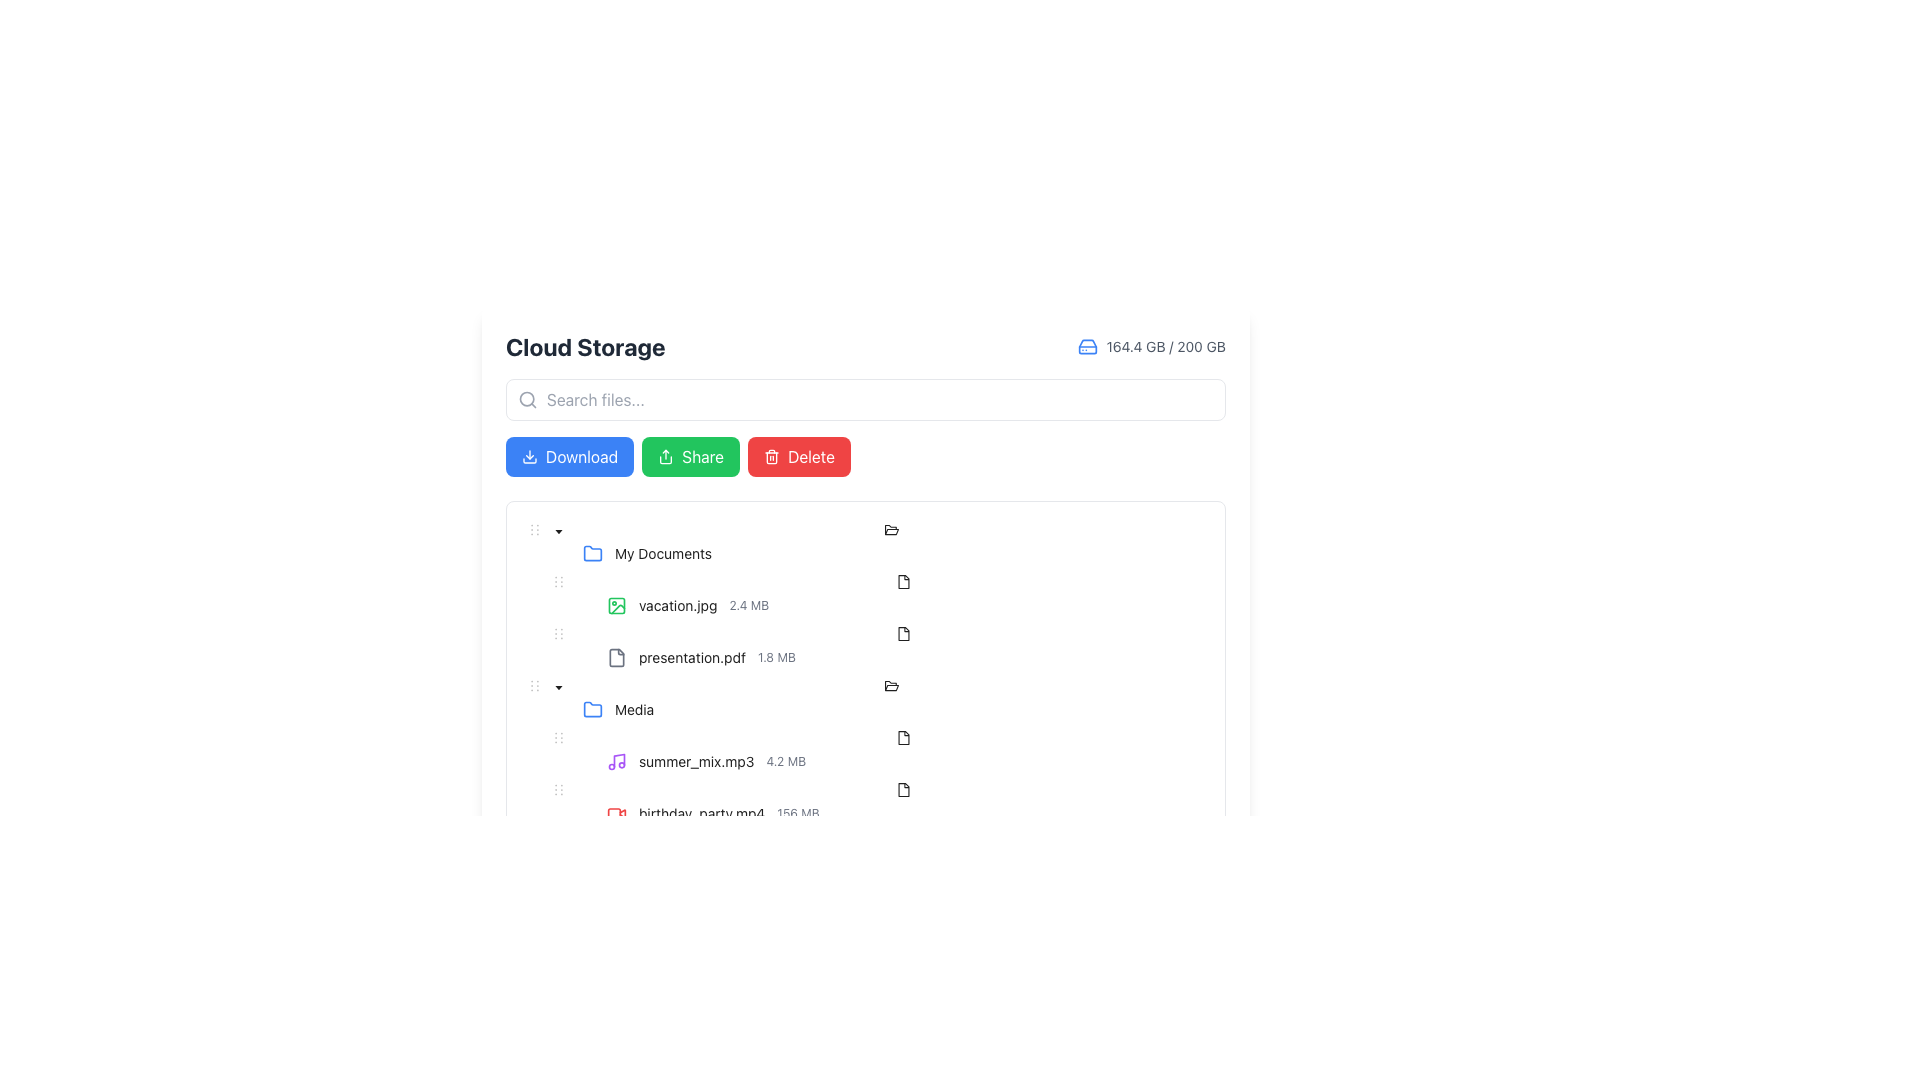 This screenshot has height=1080, width=1920. I want to click on the image file indicator icon located to the left of the text 'vacation.jpg' in the horizontal list of items, so click(616, 604).